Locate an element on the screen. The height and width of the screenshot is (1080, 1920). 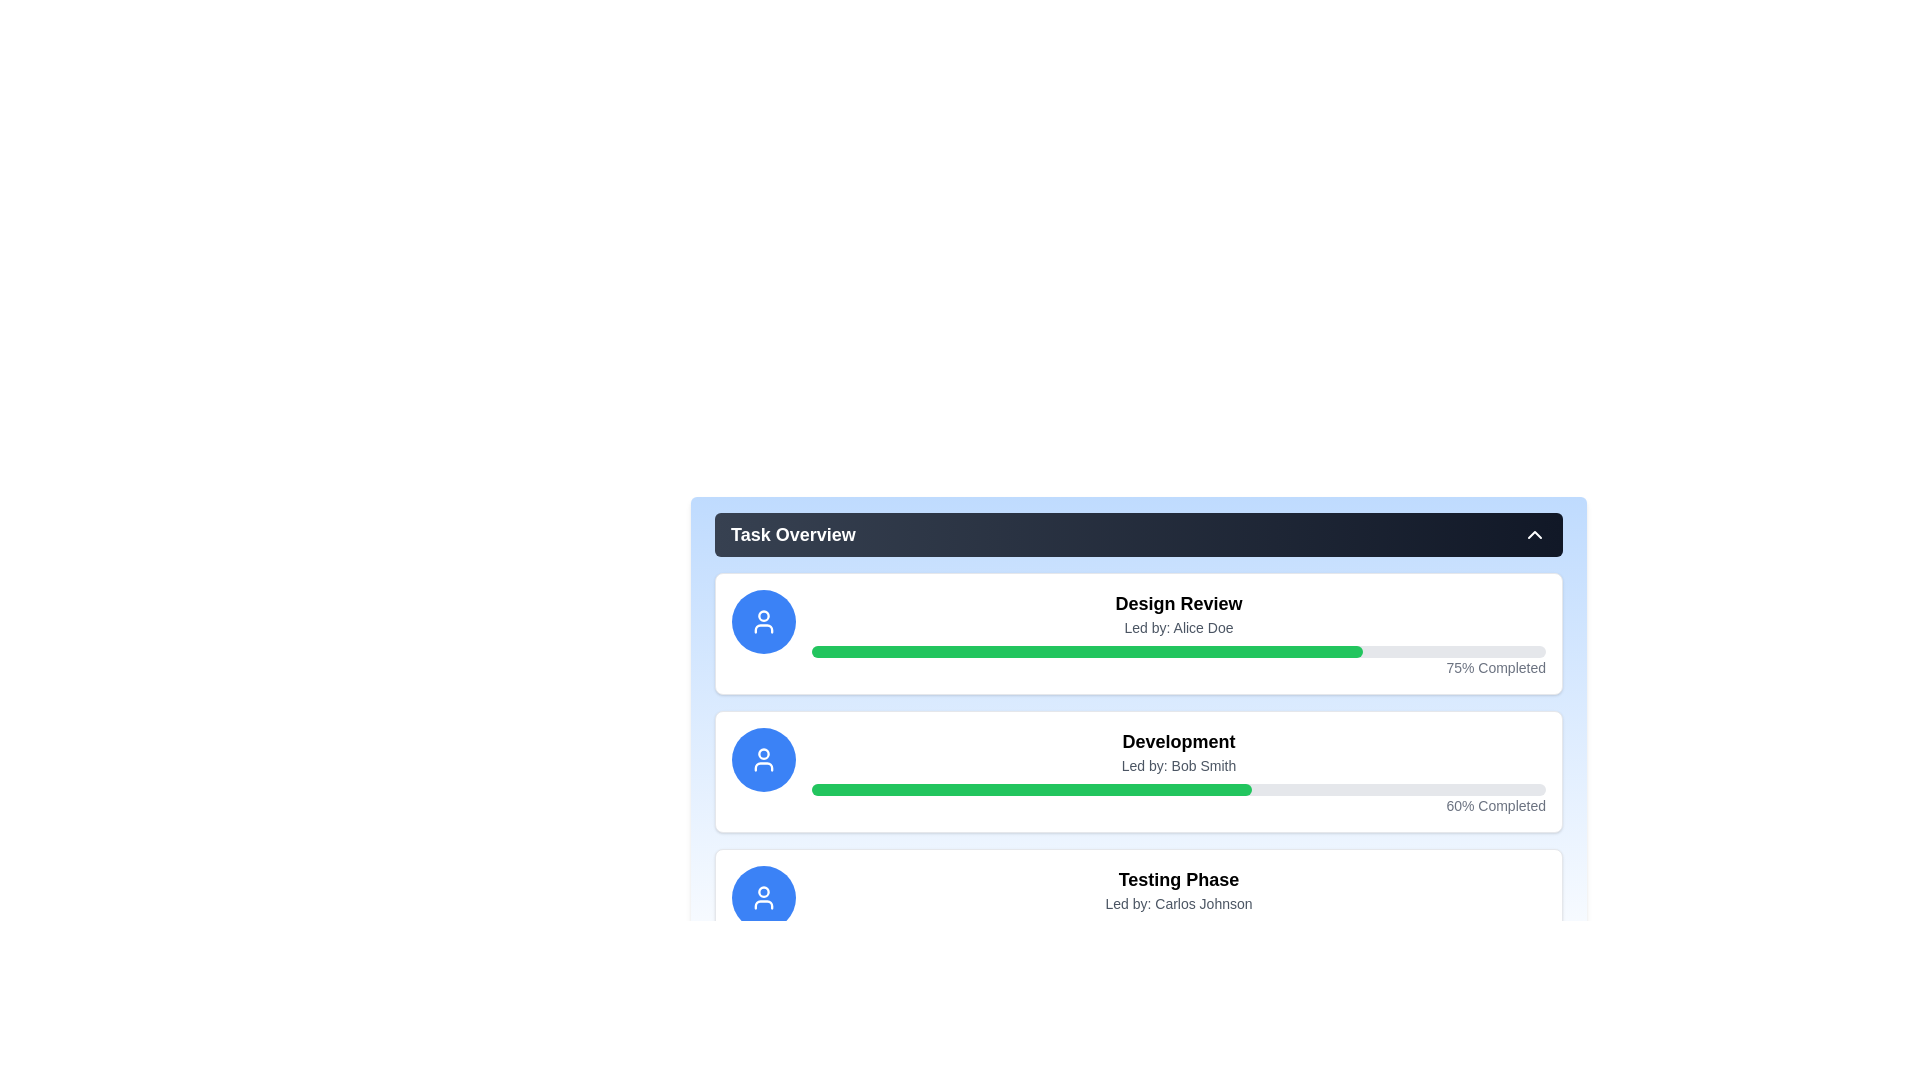
the progress bar representing 75% completion for the task labeled 'Design Review' is located at coordinates (1086, 651).